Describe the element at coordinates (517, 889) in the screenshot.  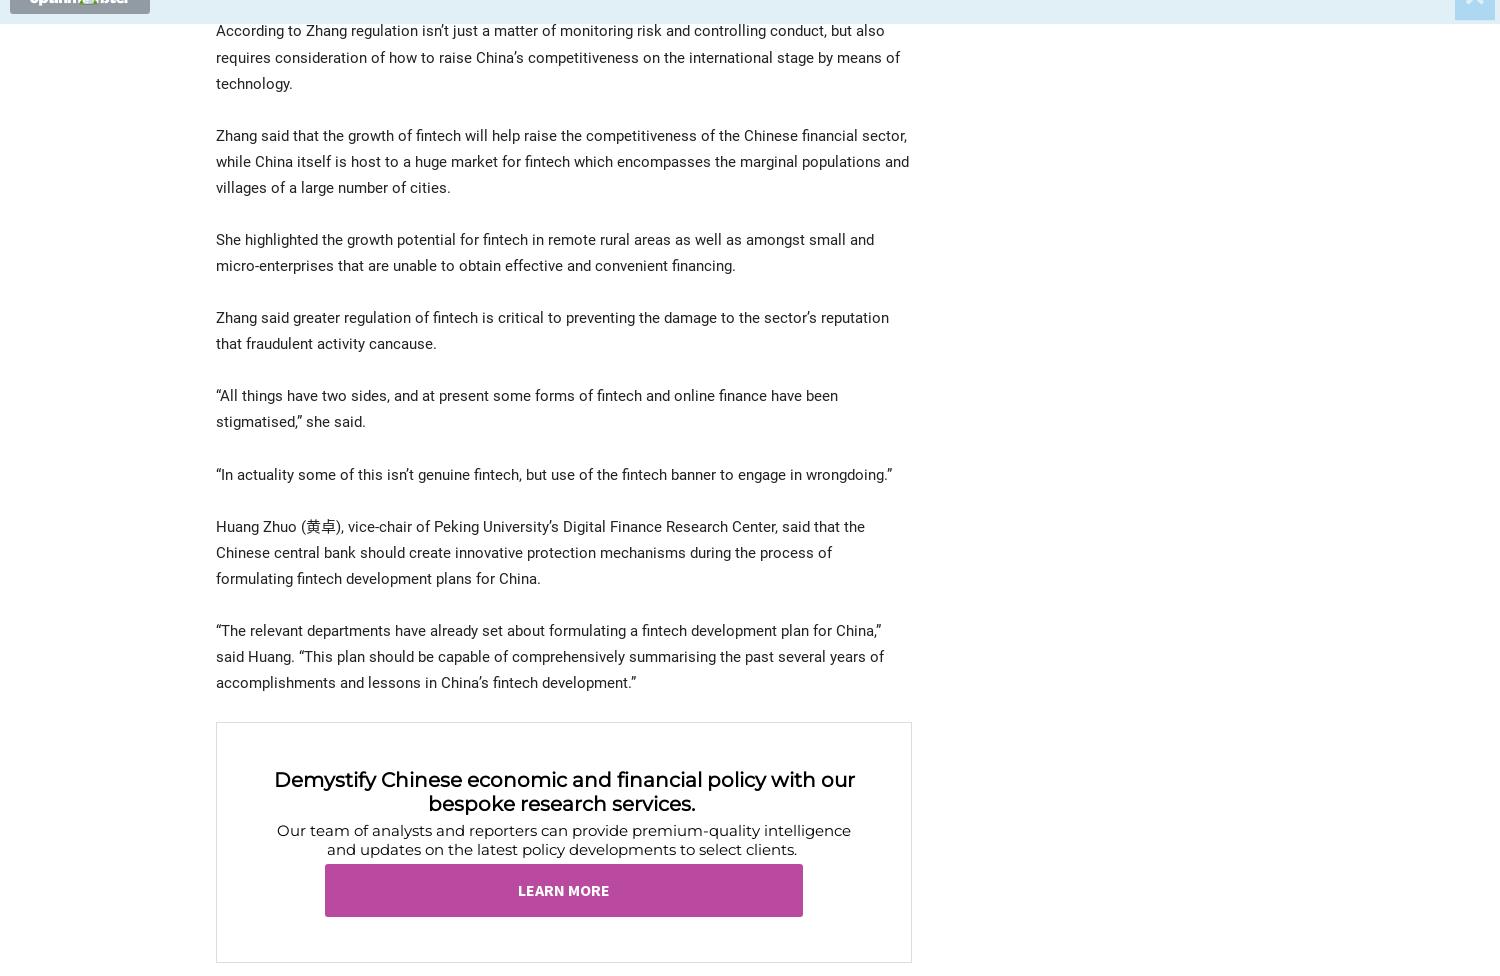
I see `'Learn more'` at that location.